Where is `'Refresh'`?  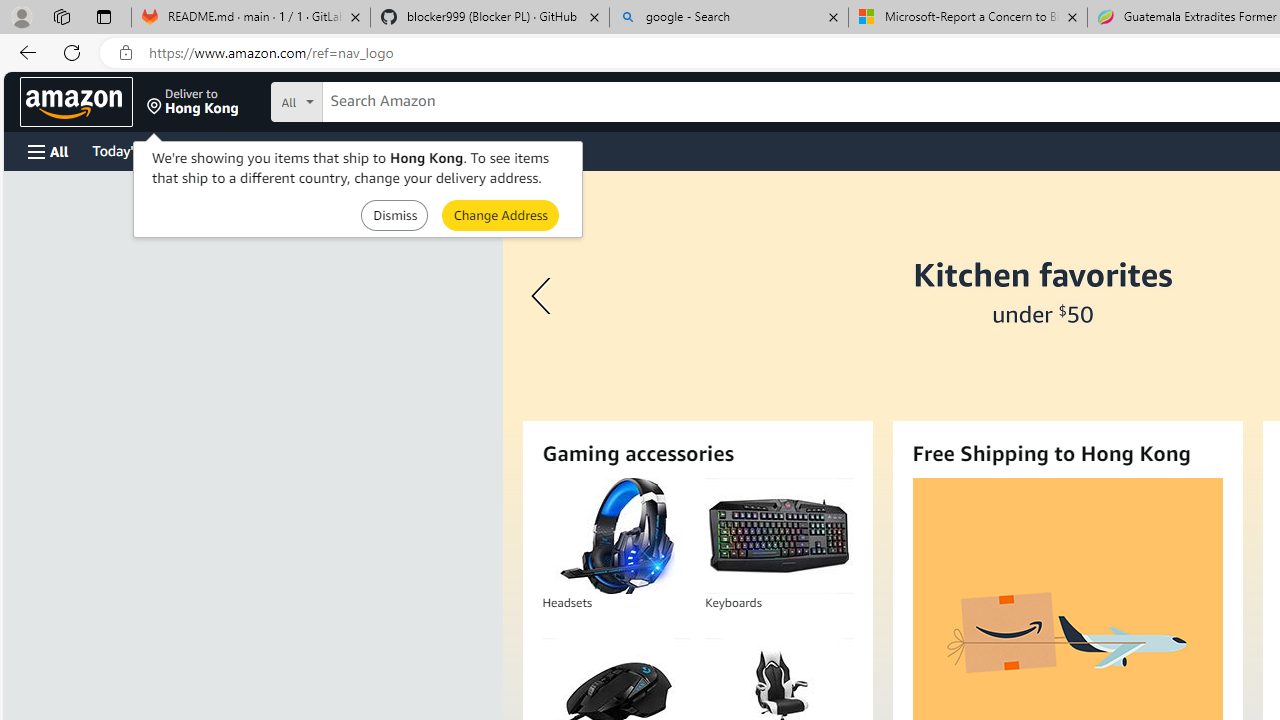 'Refresh' is located at coordinates (72, 51).